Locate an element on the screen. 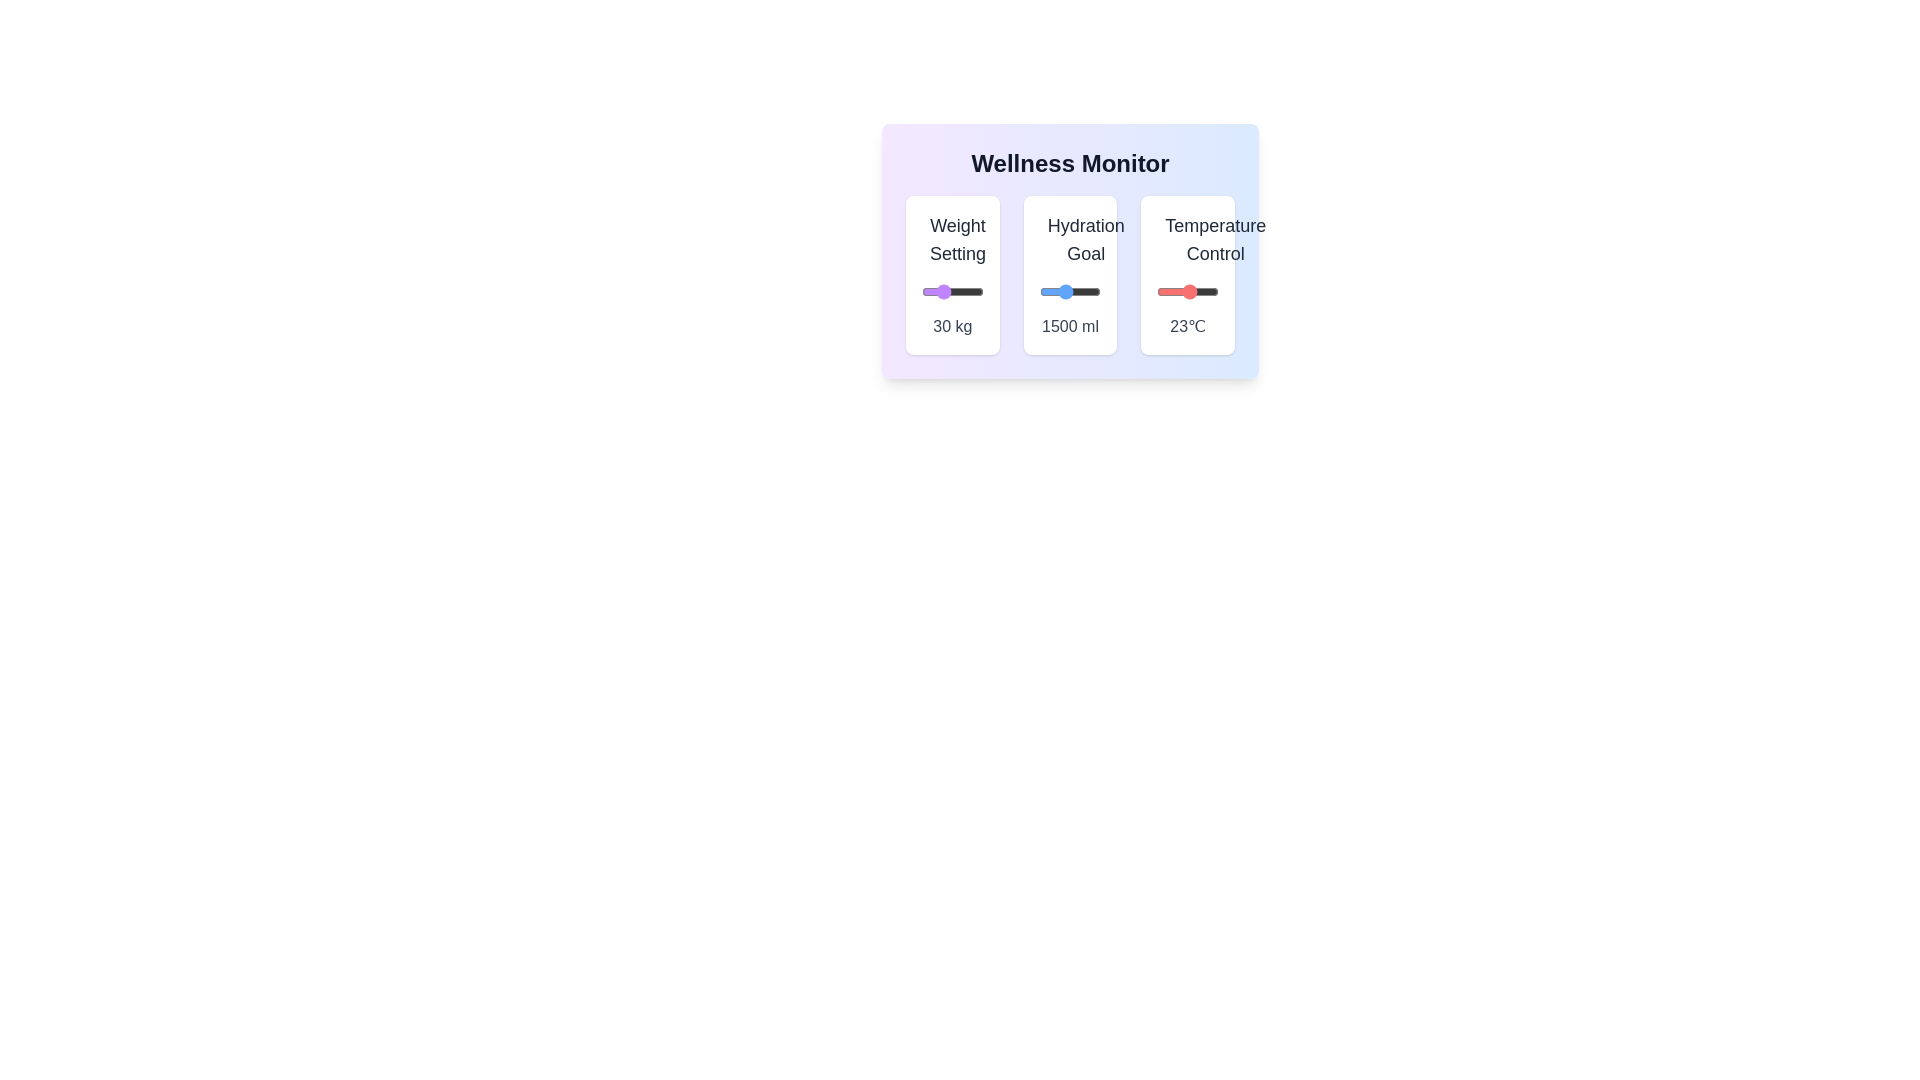 The image size is (1920, 1080). the weight setting is located at coordinates (923, 292).